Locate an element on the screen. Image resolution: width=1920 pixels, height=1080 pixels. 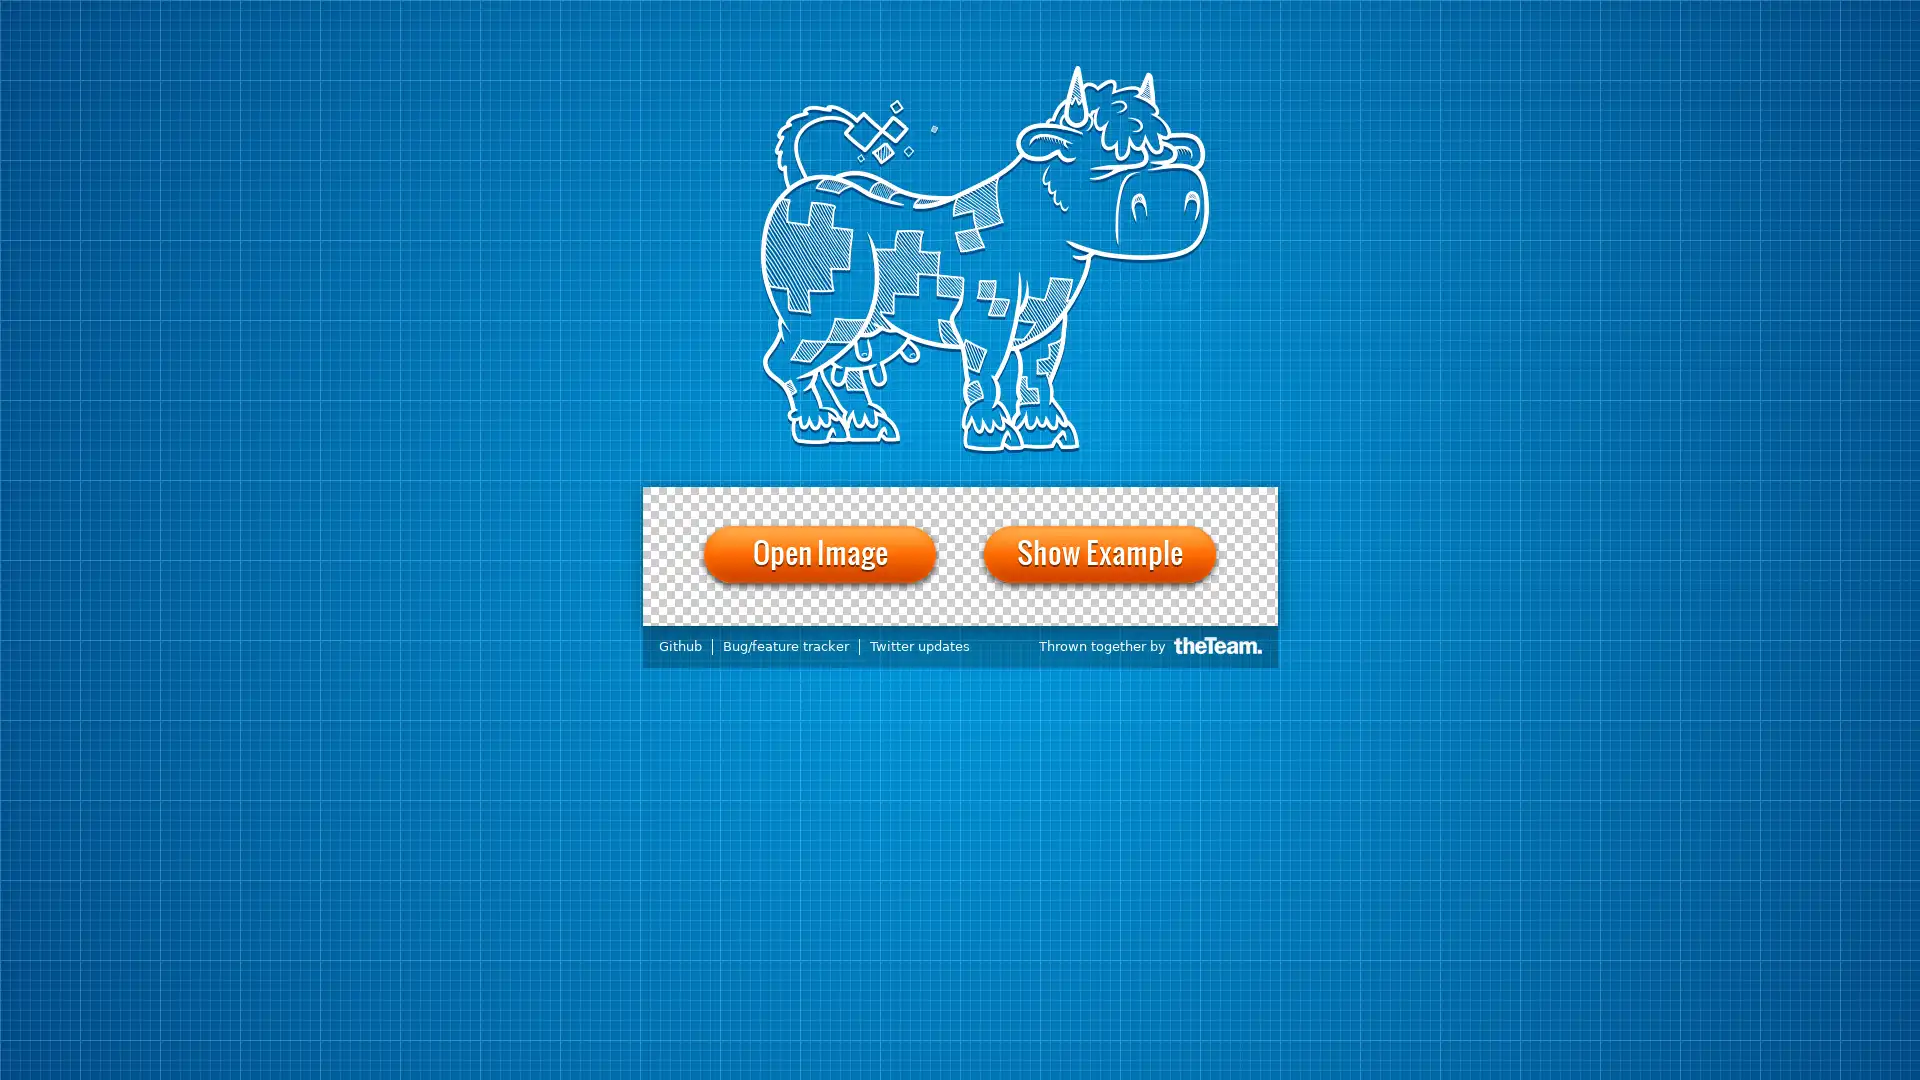
Select Sprite is located at coordinates (817, 499).